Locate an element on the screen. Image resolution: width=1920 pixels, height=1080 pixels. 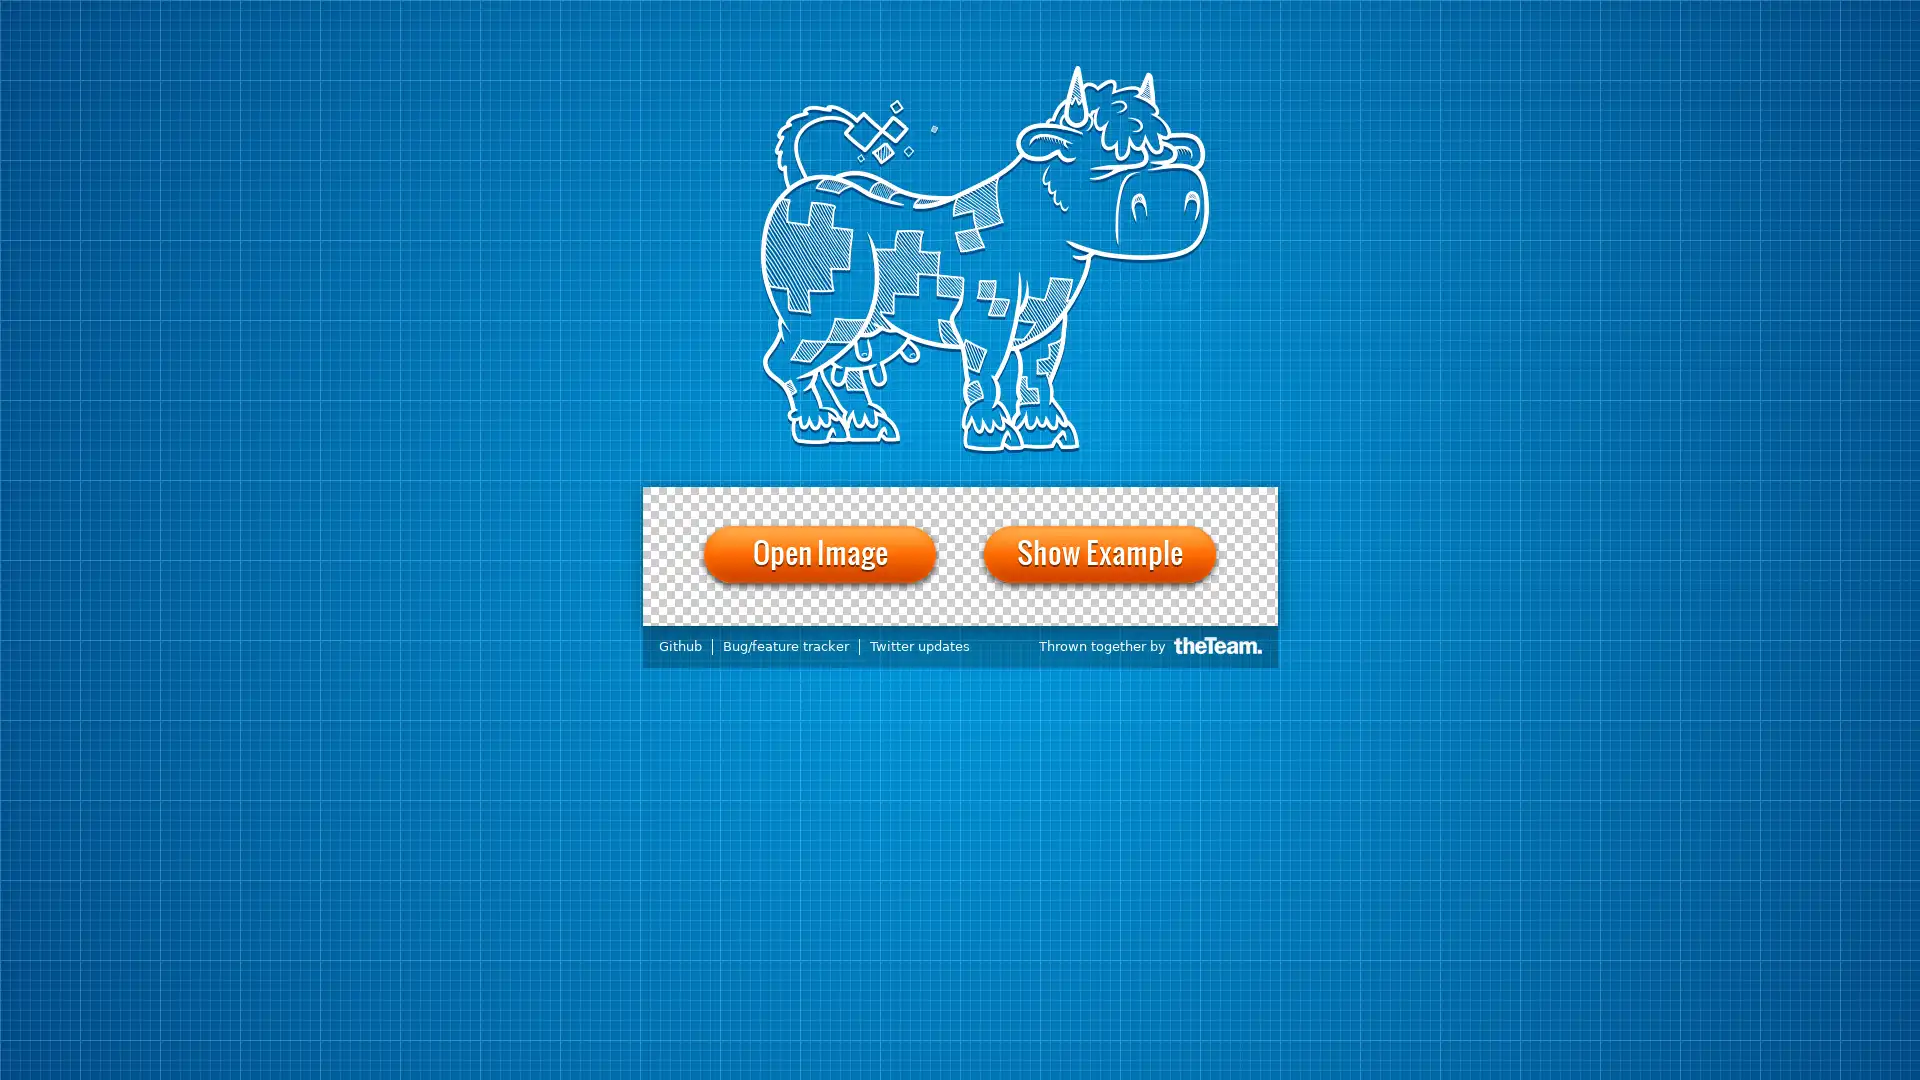
Select Sprite is located at coordinates (817, 499).